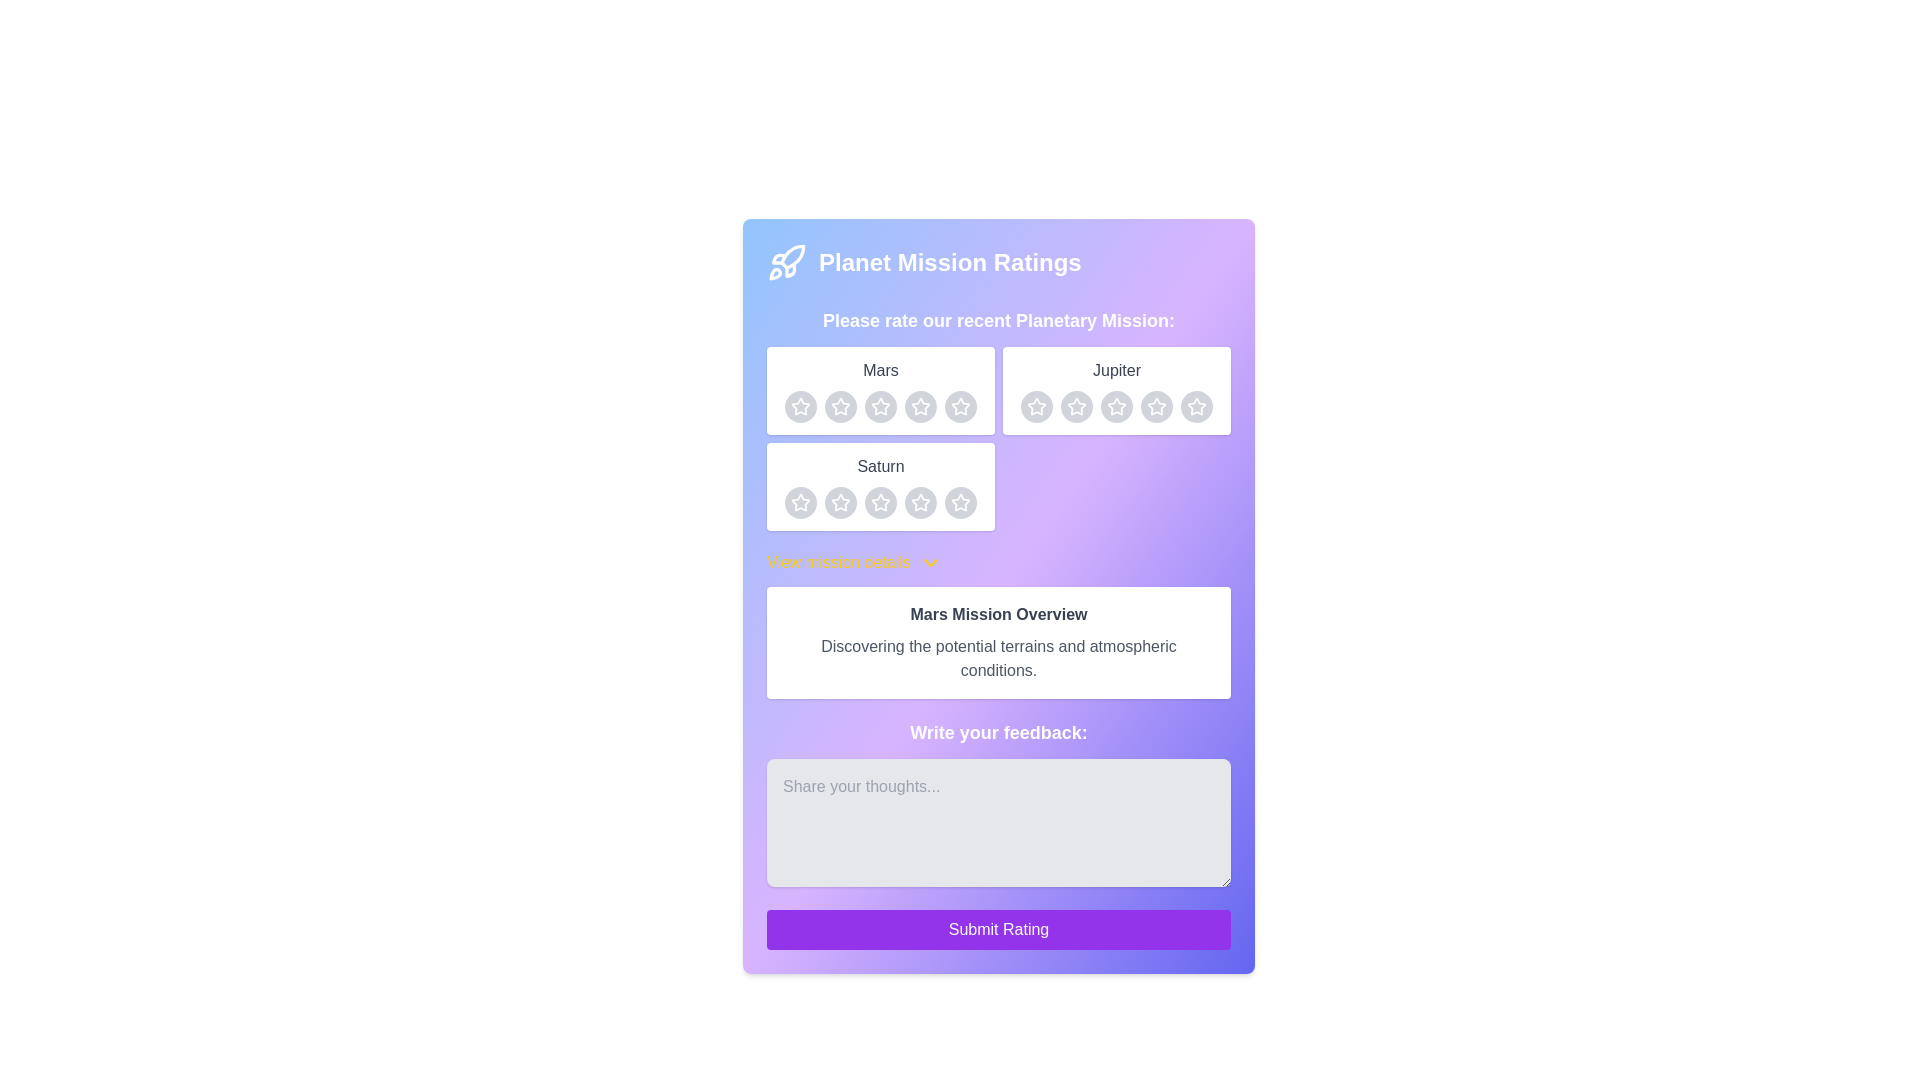 The width and height of the screenshot is (1920, 1080). What do you see at coordinates (801, 501) in the screenshot?
I see `the first star button to rate the 'Saturn' mission with one star` at bounding box center [801, 501].